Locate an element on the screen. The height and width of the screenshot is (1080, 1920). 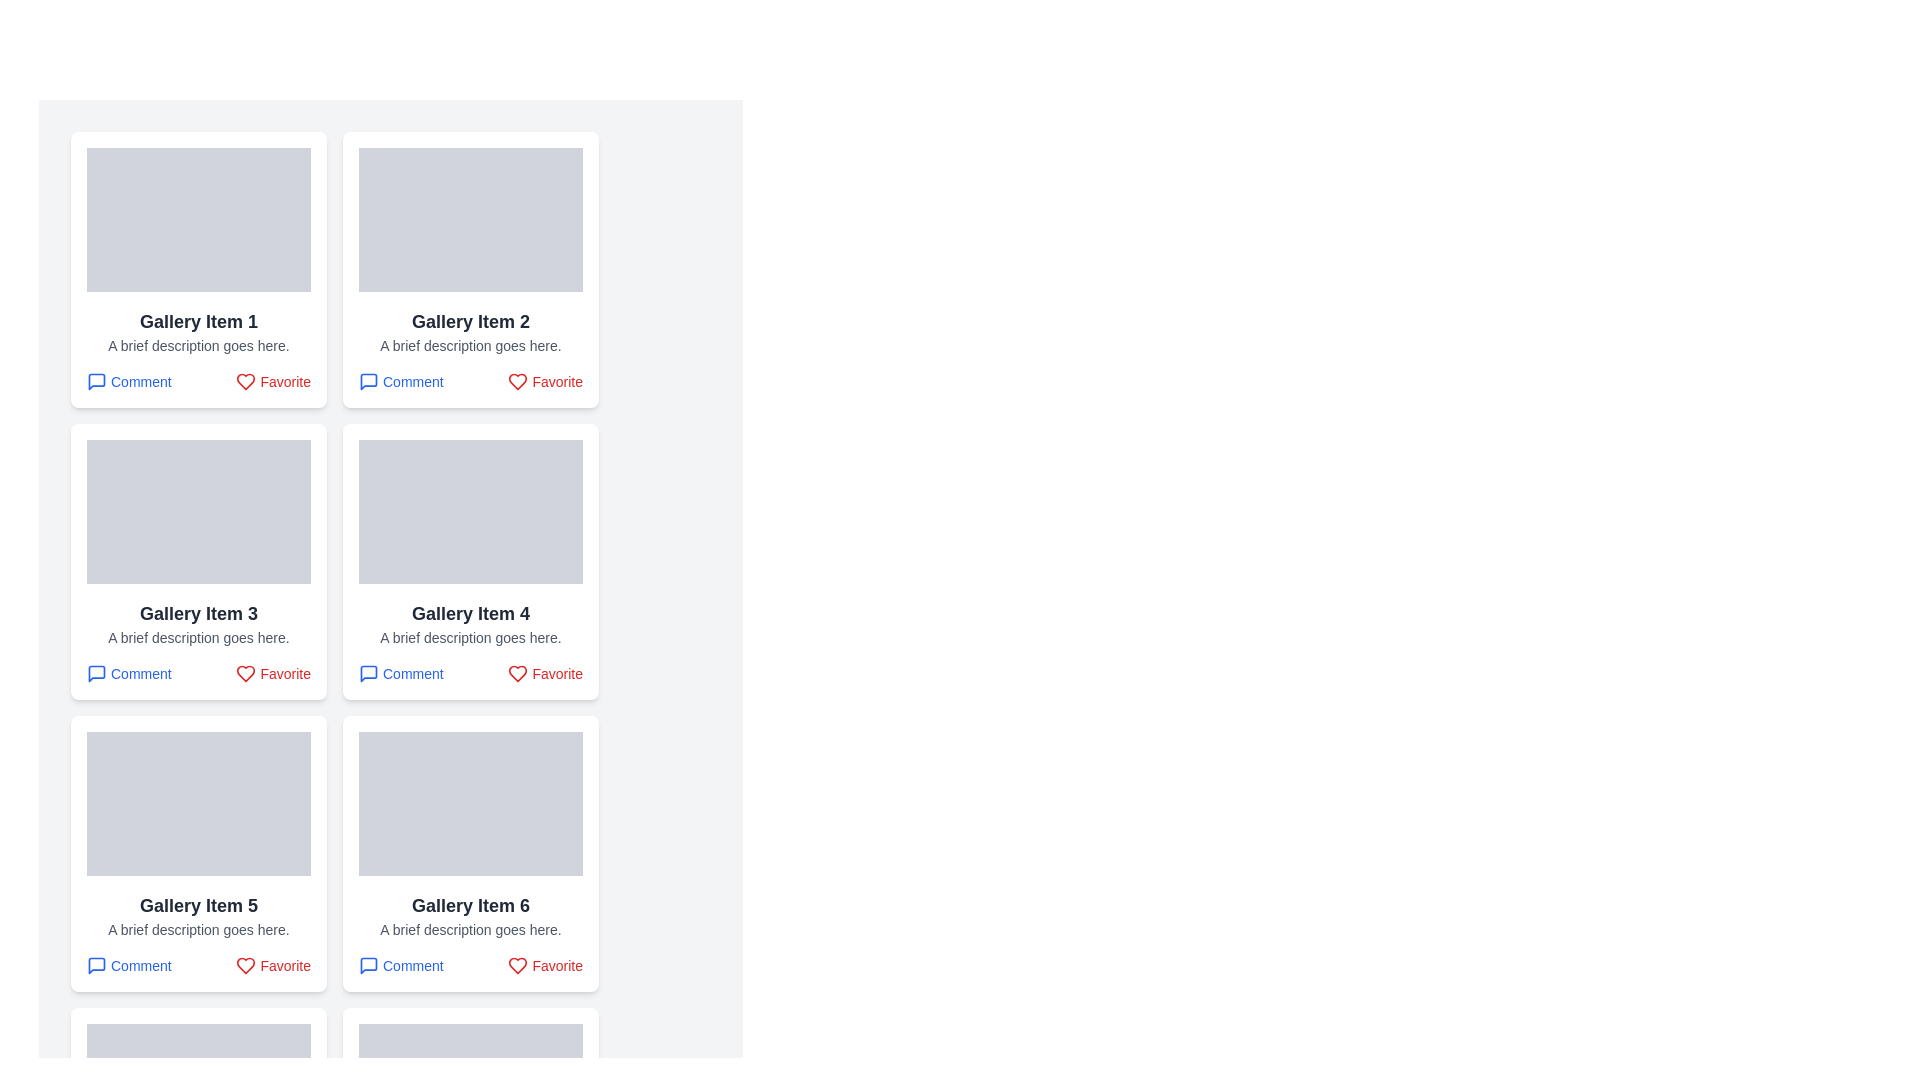
the comment icon located to the left of the text 'Comment' in the first card of the gallery items is located at coordinates (95, 381).